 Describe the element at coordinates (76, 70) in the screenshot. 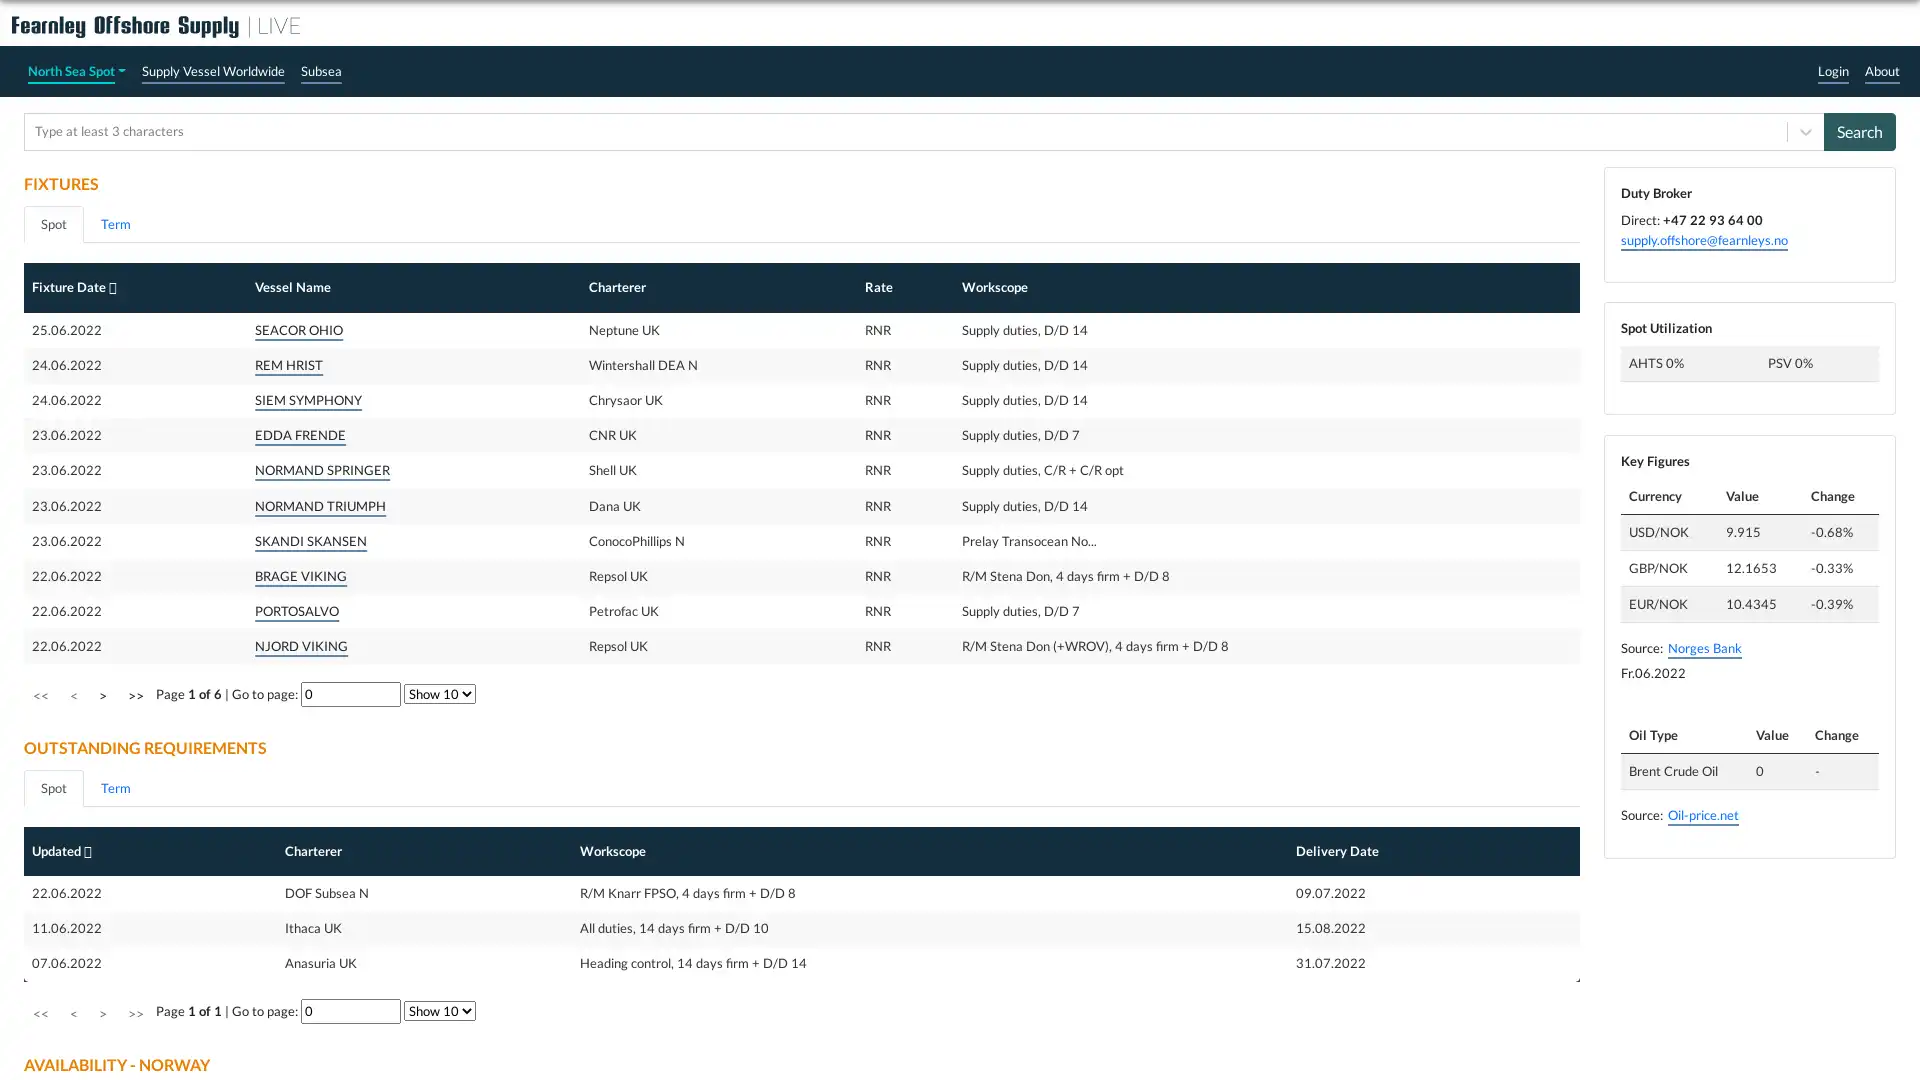

I see `North Sea Spot` at that location.